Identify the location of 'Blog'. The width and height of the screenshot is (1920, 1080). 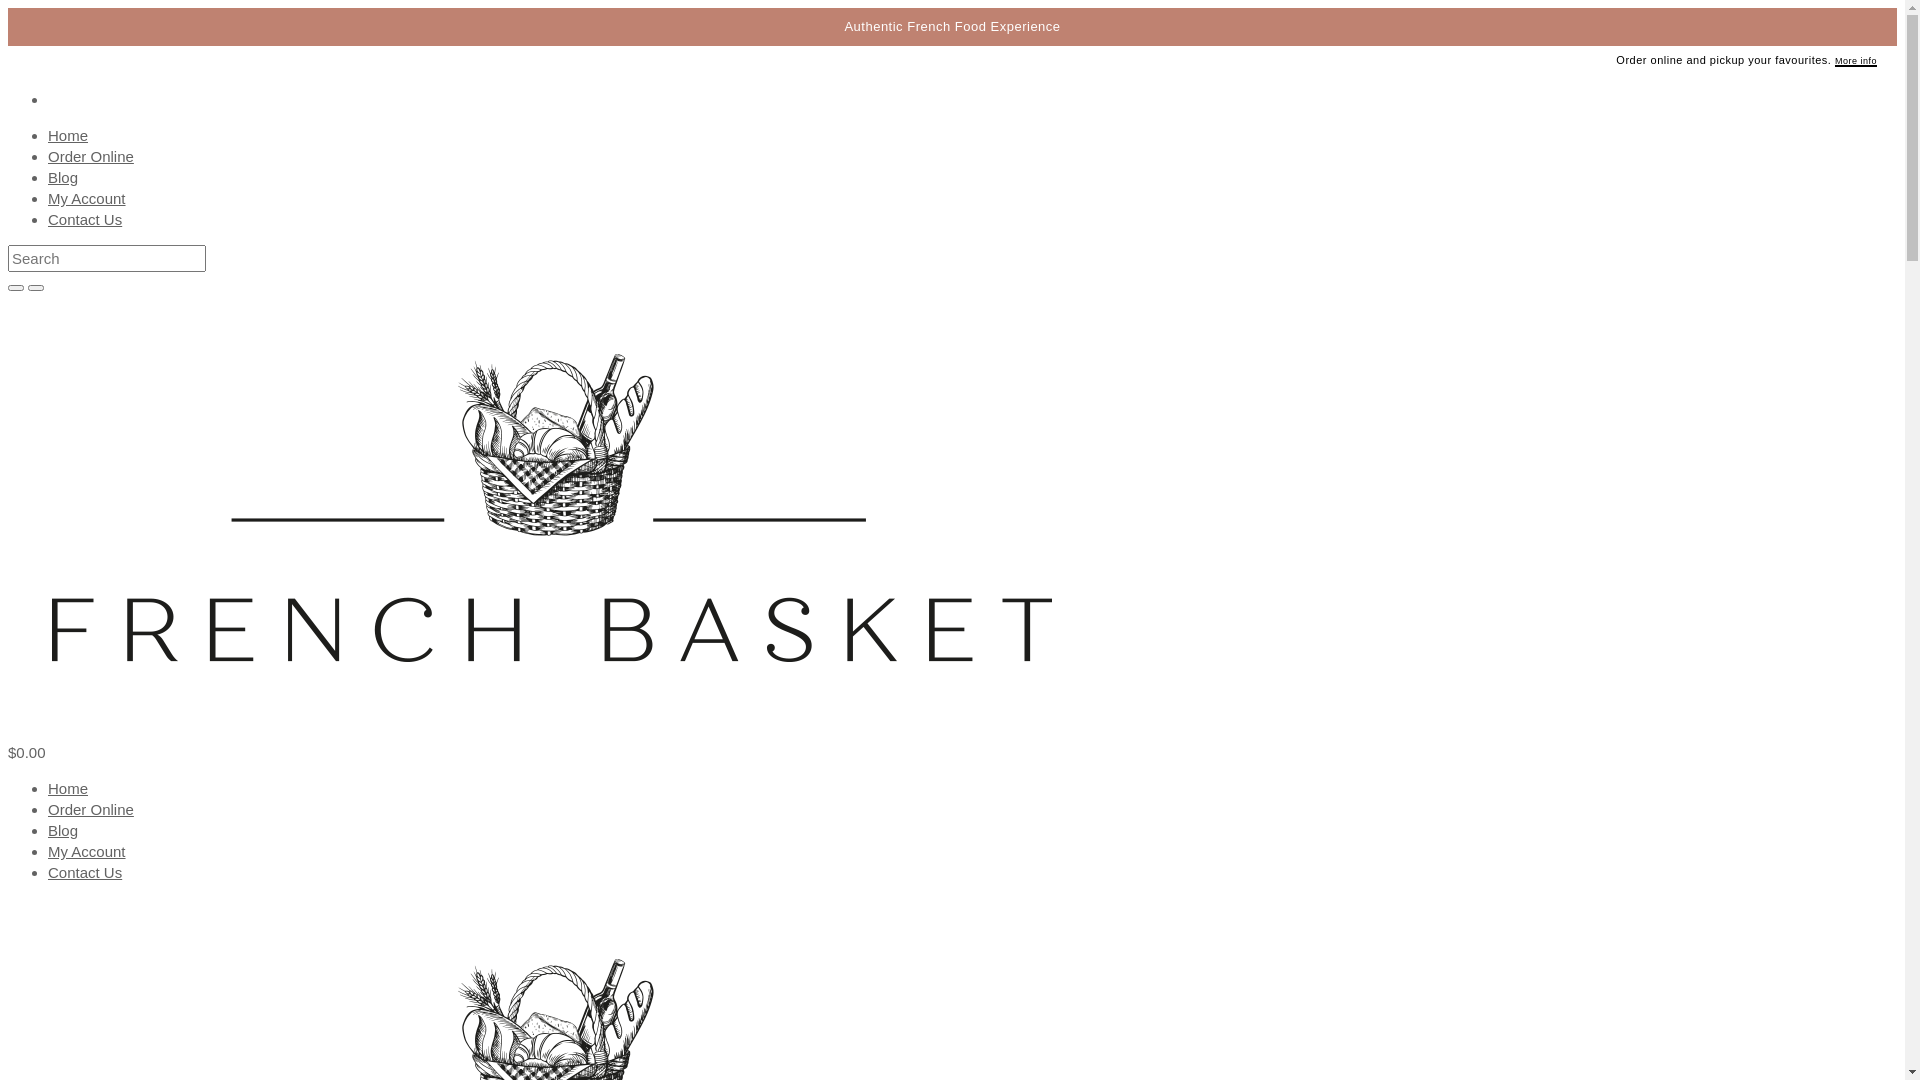
(62, 176).